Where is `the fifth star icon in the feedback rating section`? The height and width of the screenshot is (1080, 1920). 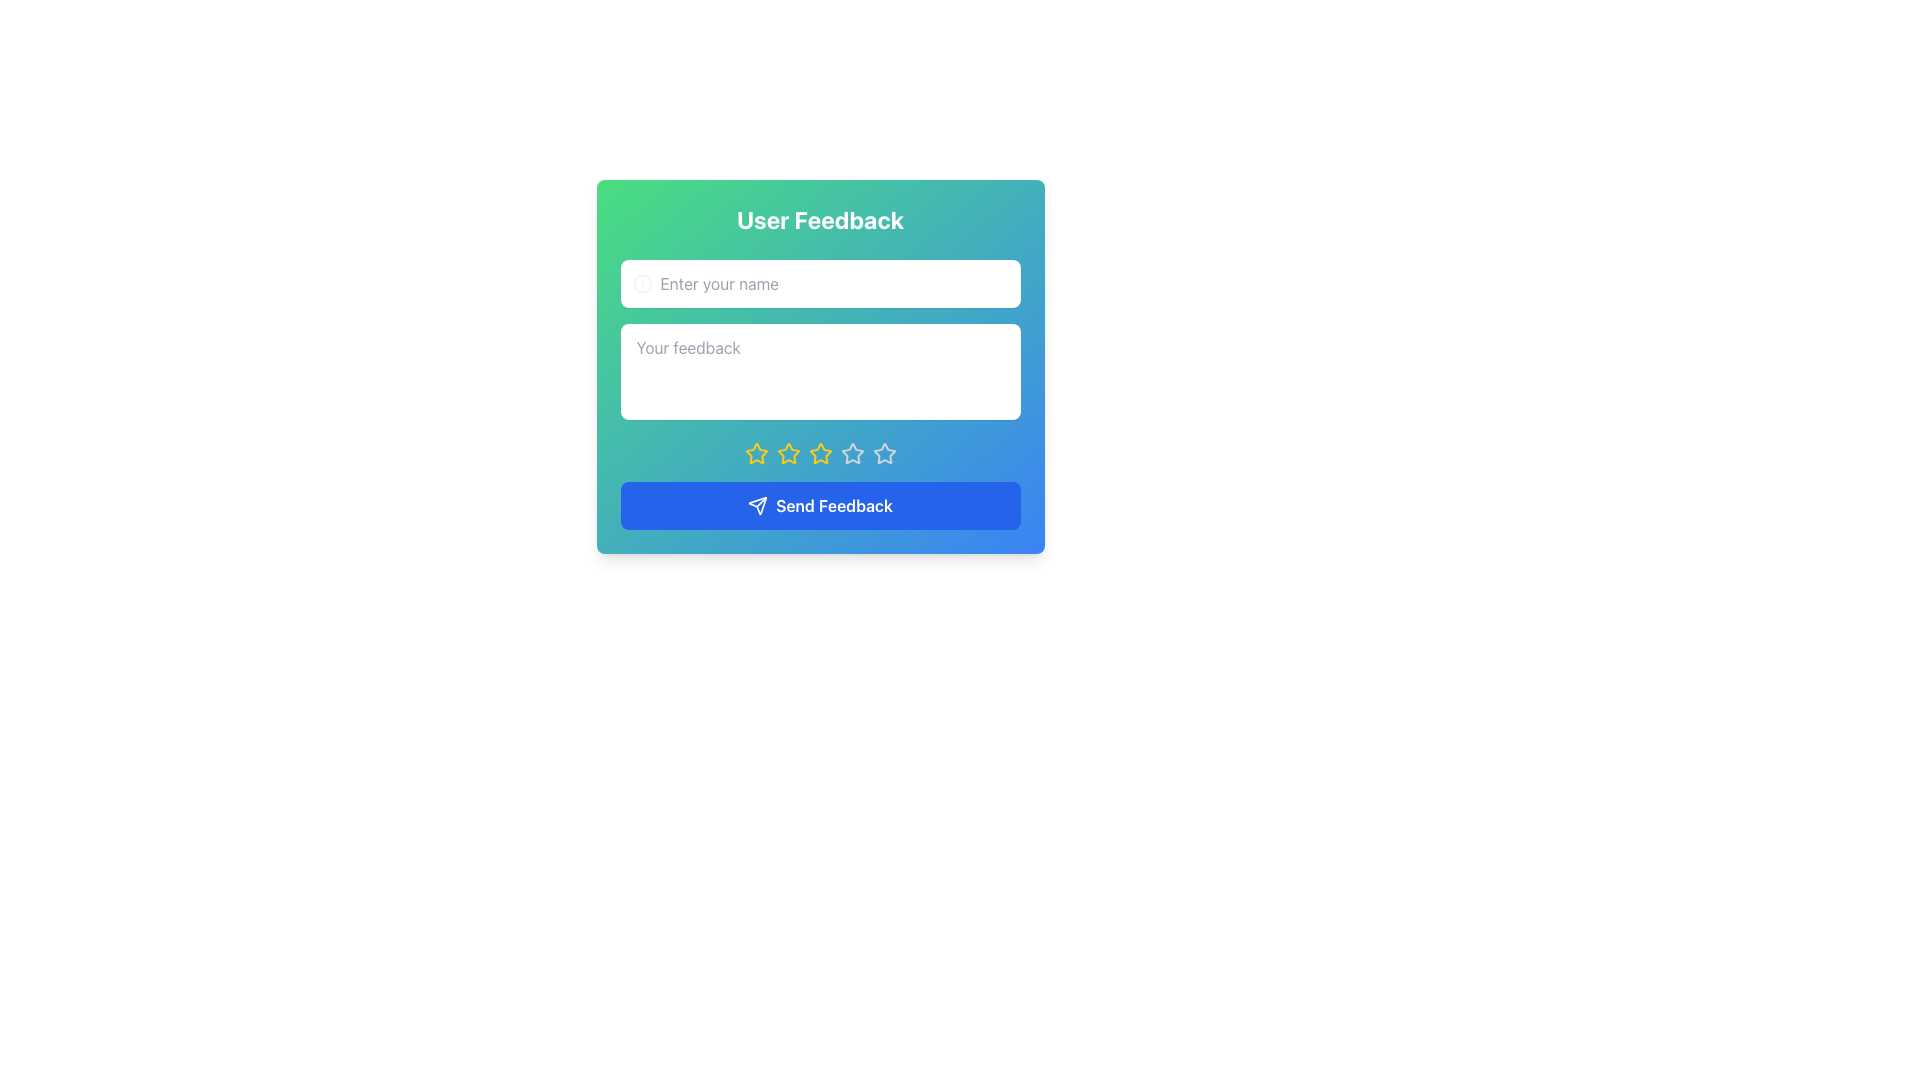 the fifth star icon in the feedback rating section is located at coordinates (852, 454).